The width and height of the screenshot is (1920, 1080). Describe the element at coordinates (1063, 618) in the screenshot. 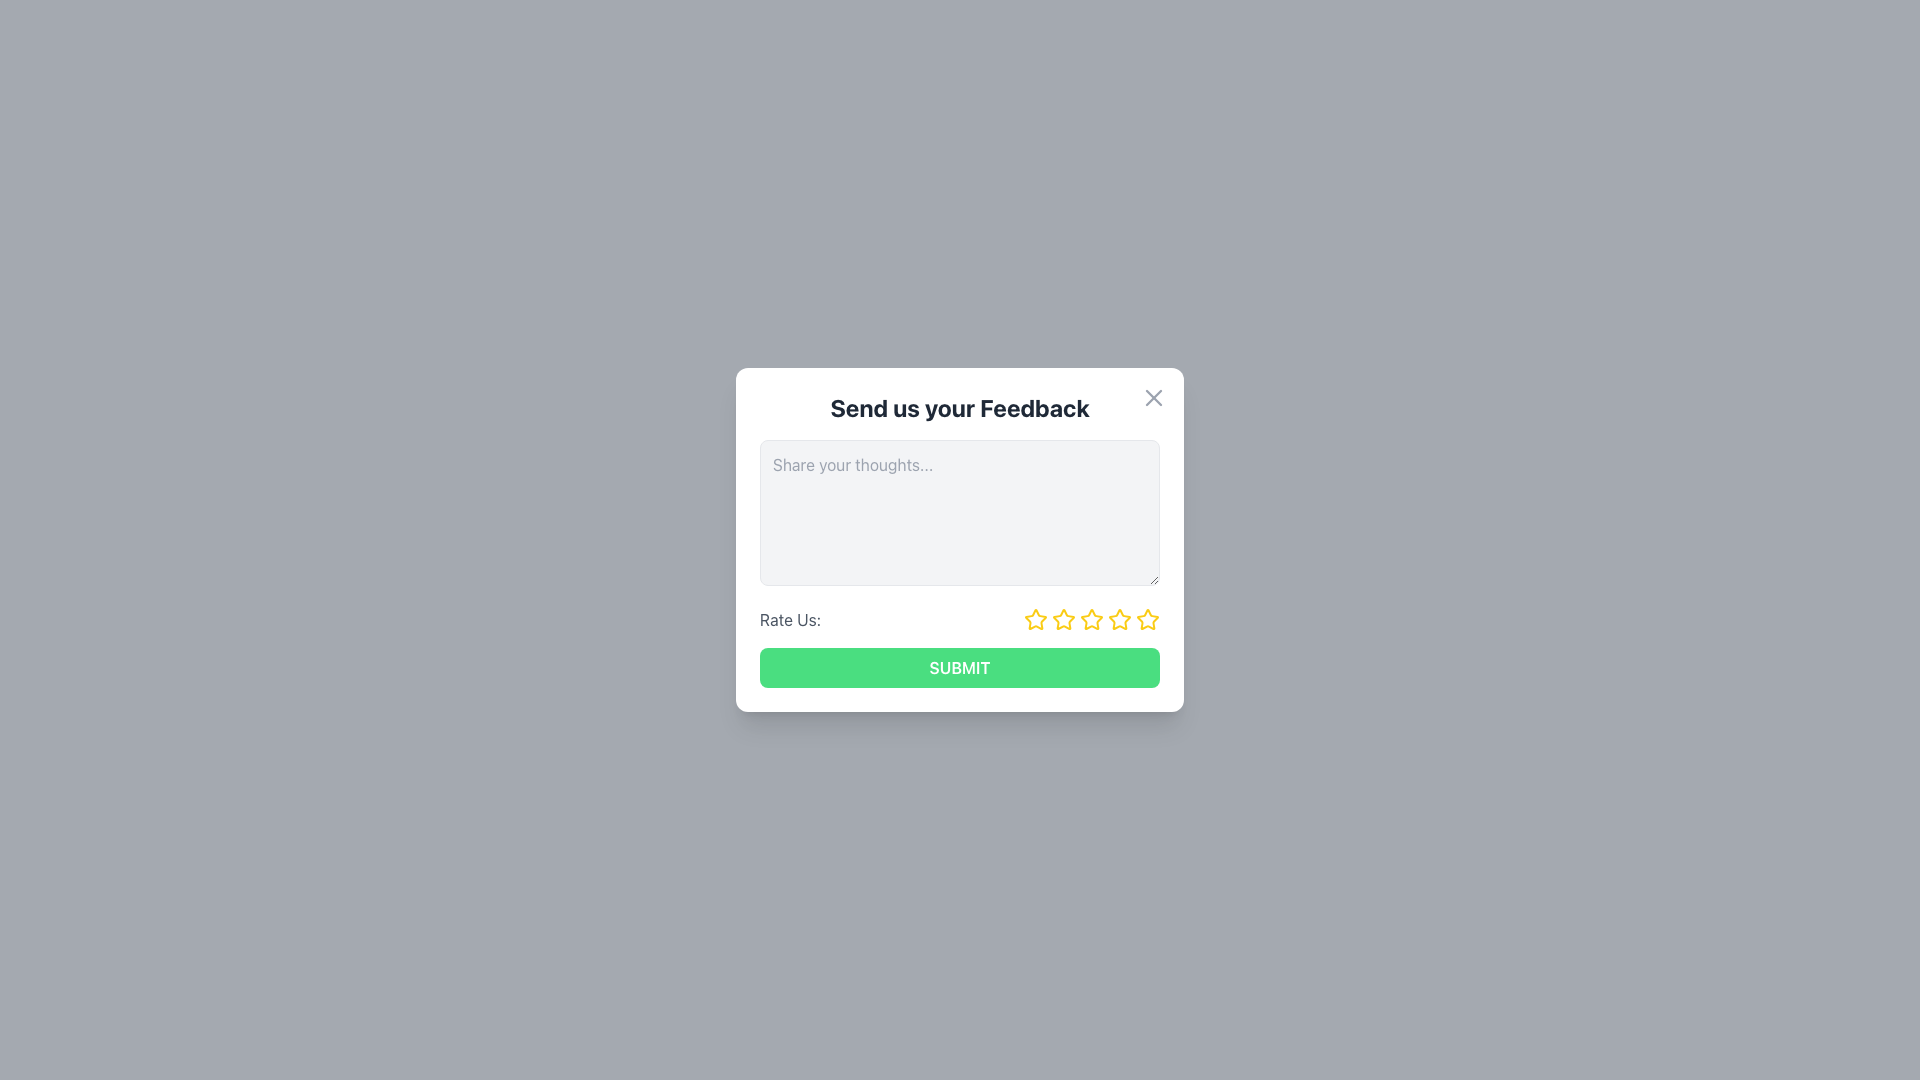

I see `the third yellow star icon in the 'Rate Us' section` at that location.